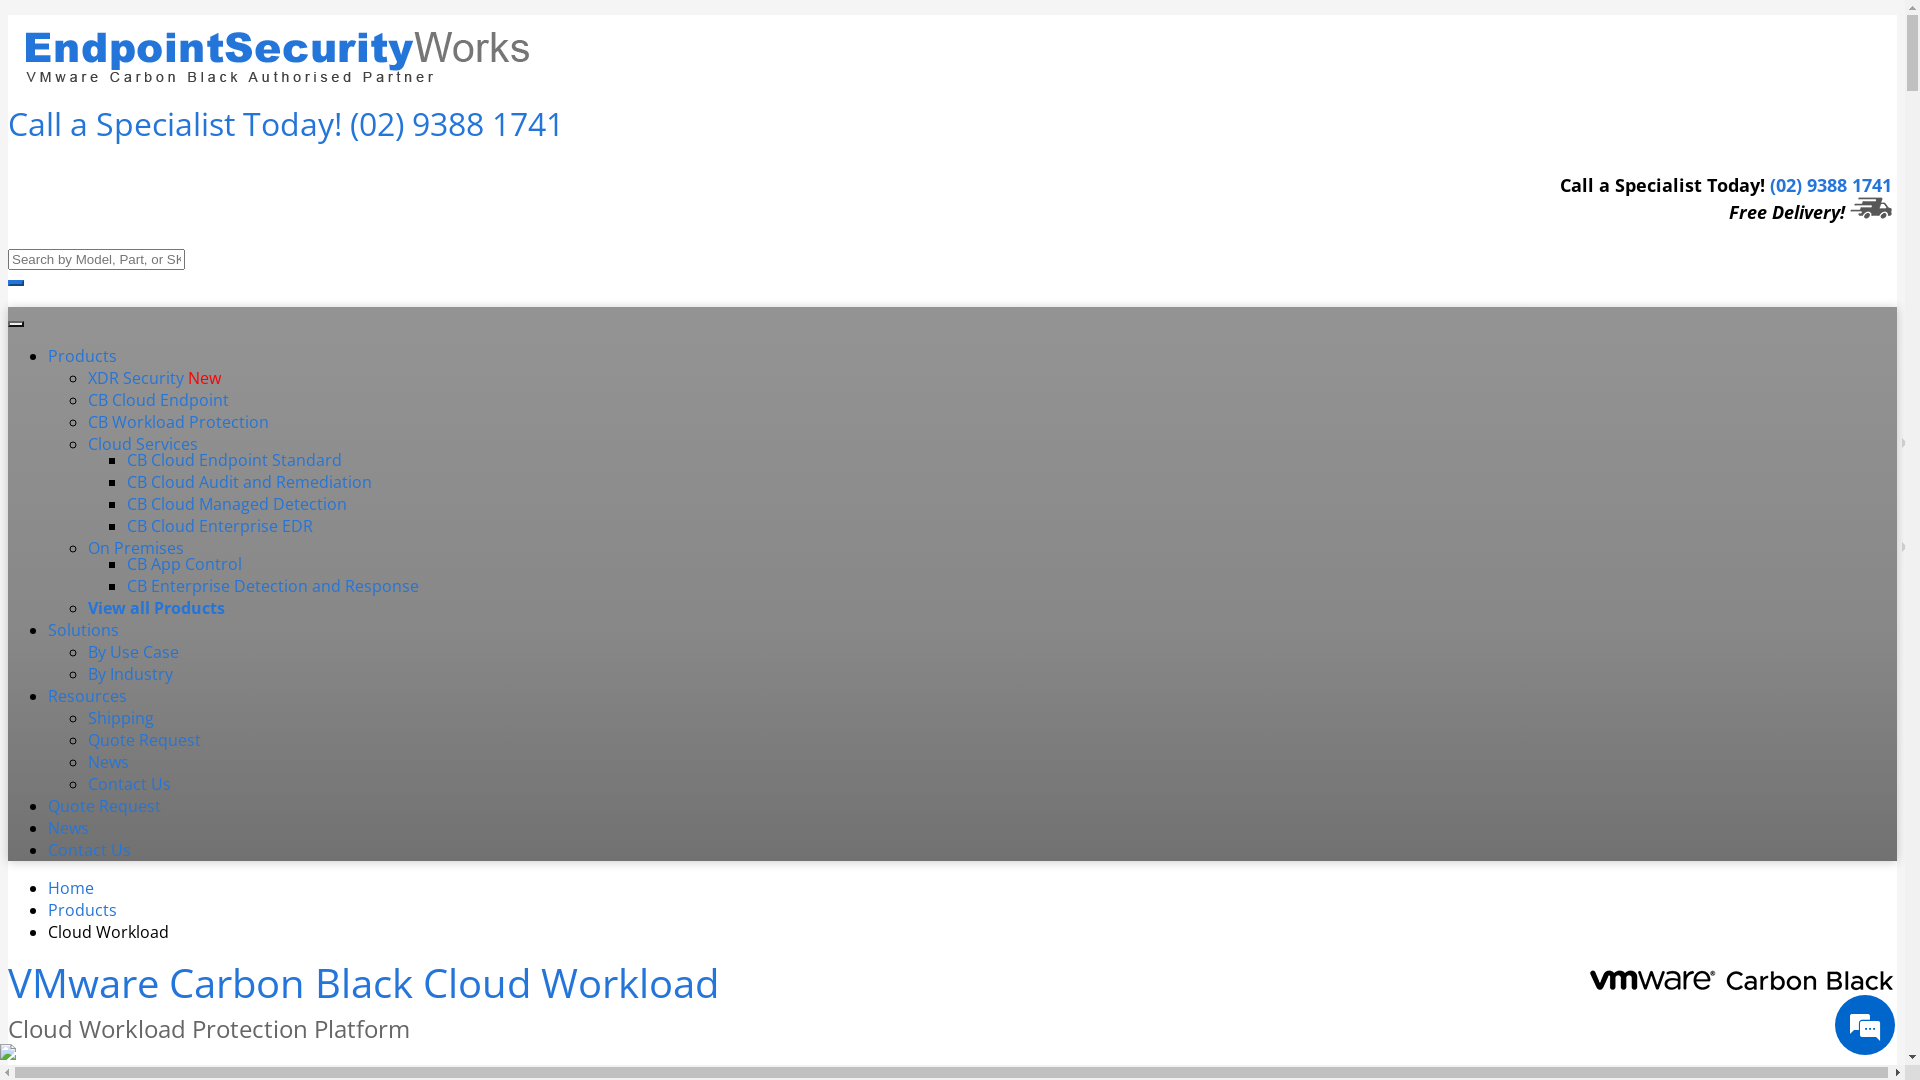  What do you see at coordinates (455, 123) in the screenshot?
I see `'(02) 9388 1741'` at bounding box center [455, 123].